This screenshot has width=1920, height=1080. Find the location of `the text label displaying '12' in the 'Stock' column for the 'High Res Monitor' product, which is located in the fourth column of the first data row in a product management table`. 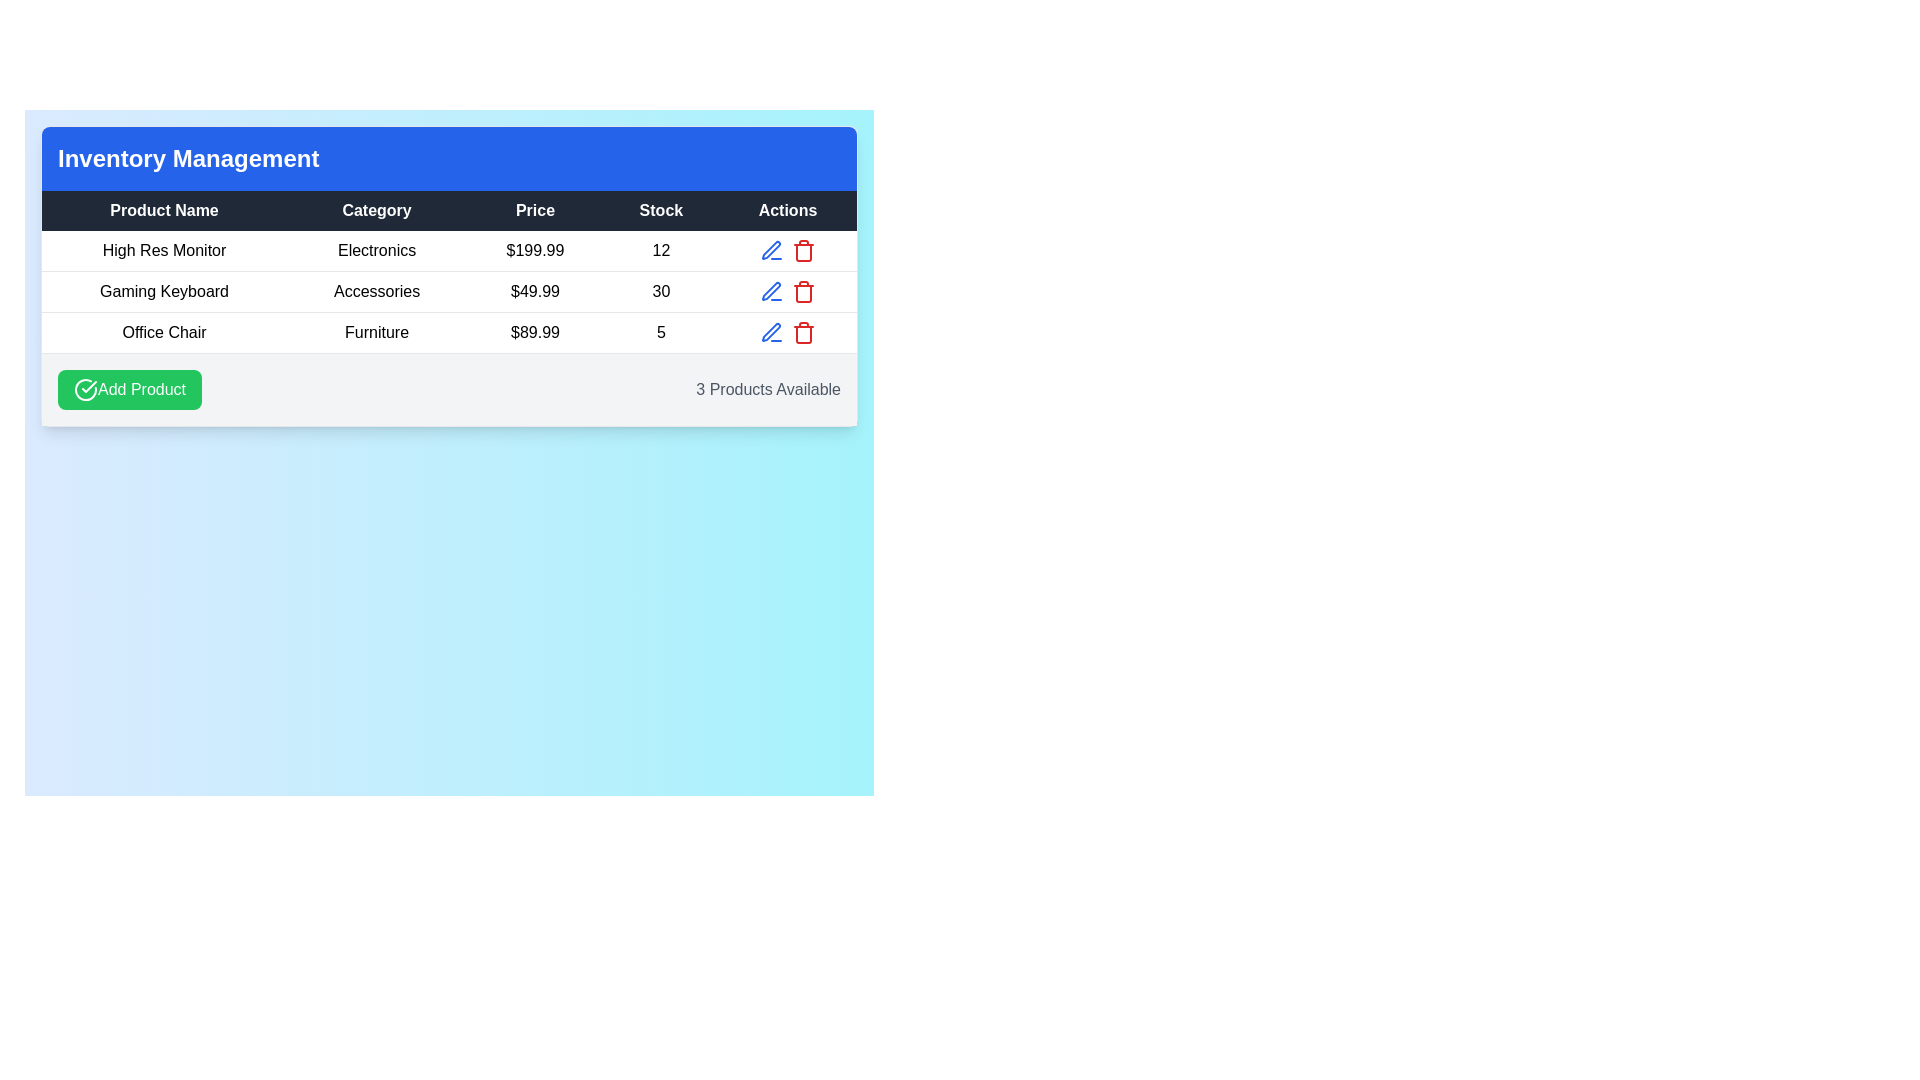

the text label displaying '12' in the 'Stock' column for the 'High Res Monitor' product, which is located in the fourth column of the first data row in a product management table is located at coordinates (661, 250).